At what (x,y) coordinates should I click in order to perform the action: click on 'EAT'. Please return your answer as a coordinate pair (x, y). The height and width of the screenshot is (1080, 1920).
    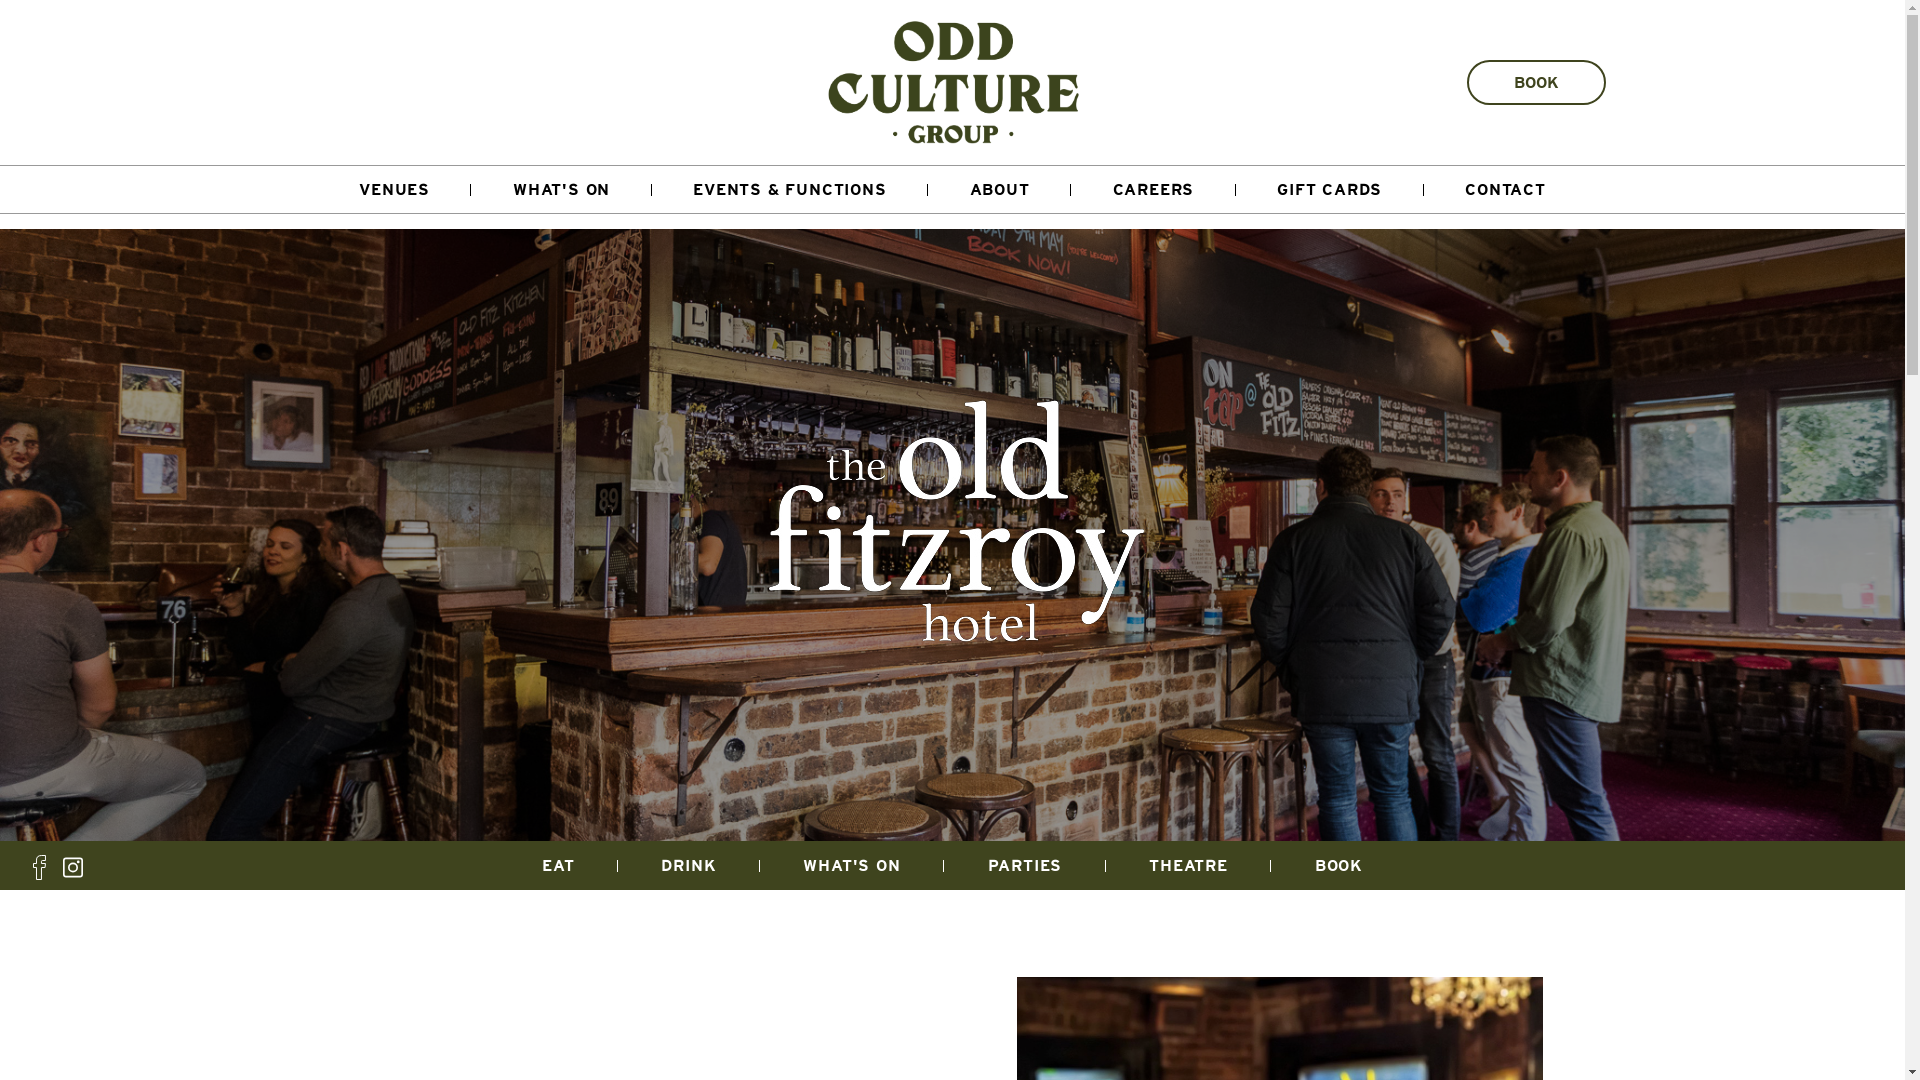
    Looking at the image, I should click on (557, 864).